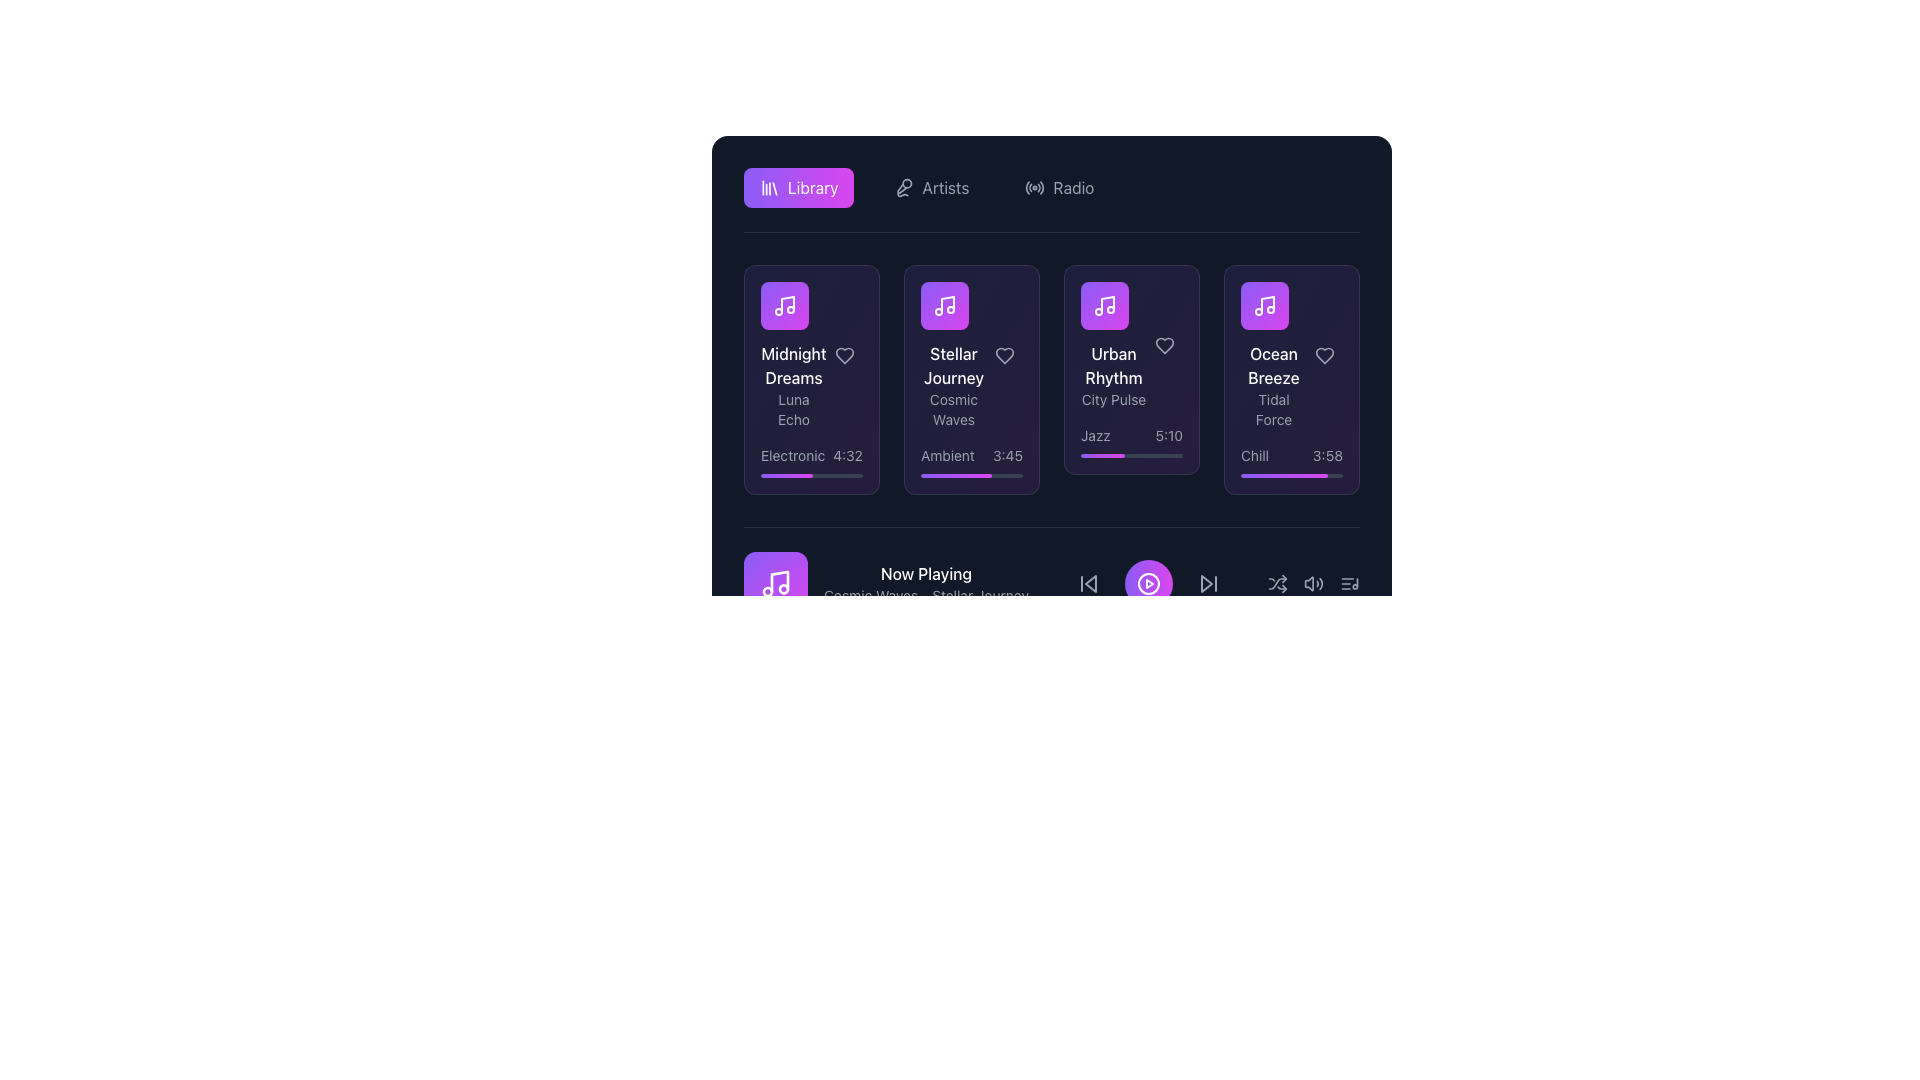 The width and height of the screenshot is (1920, 1080). Describe the element at coordinates (1291, 475) in the screenshot. I see `the progress bar located within the 'Ocean Breeze' media card, situated below the text 'Chill 3:58'` at that location.